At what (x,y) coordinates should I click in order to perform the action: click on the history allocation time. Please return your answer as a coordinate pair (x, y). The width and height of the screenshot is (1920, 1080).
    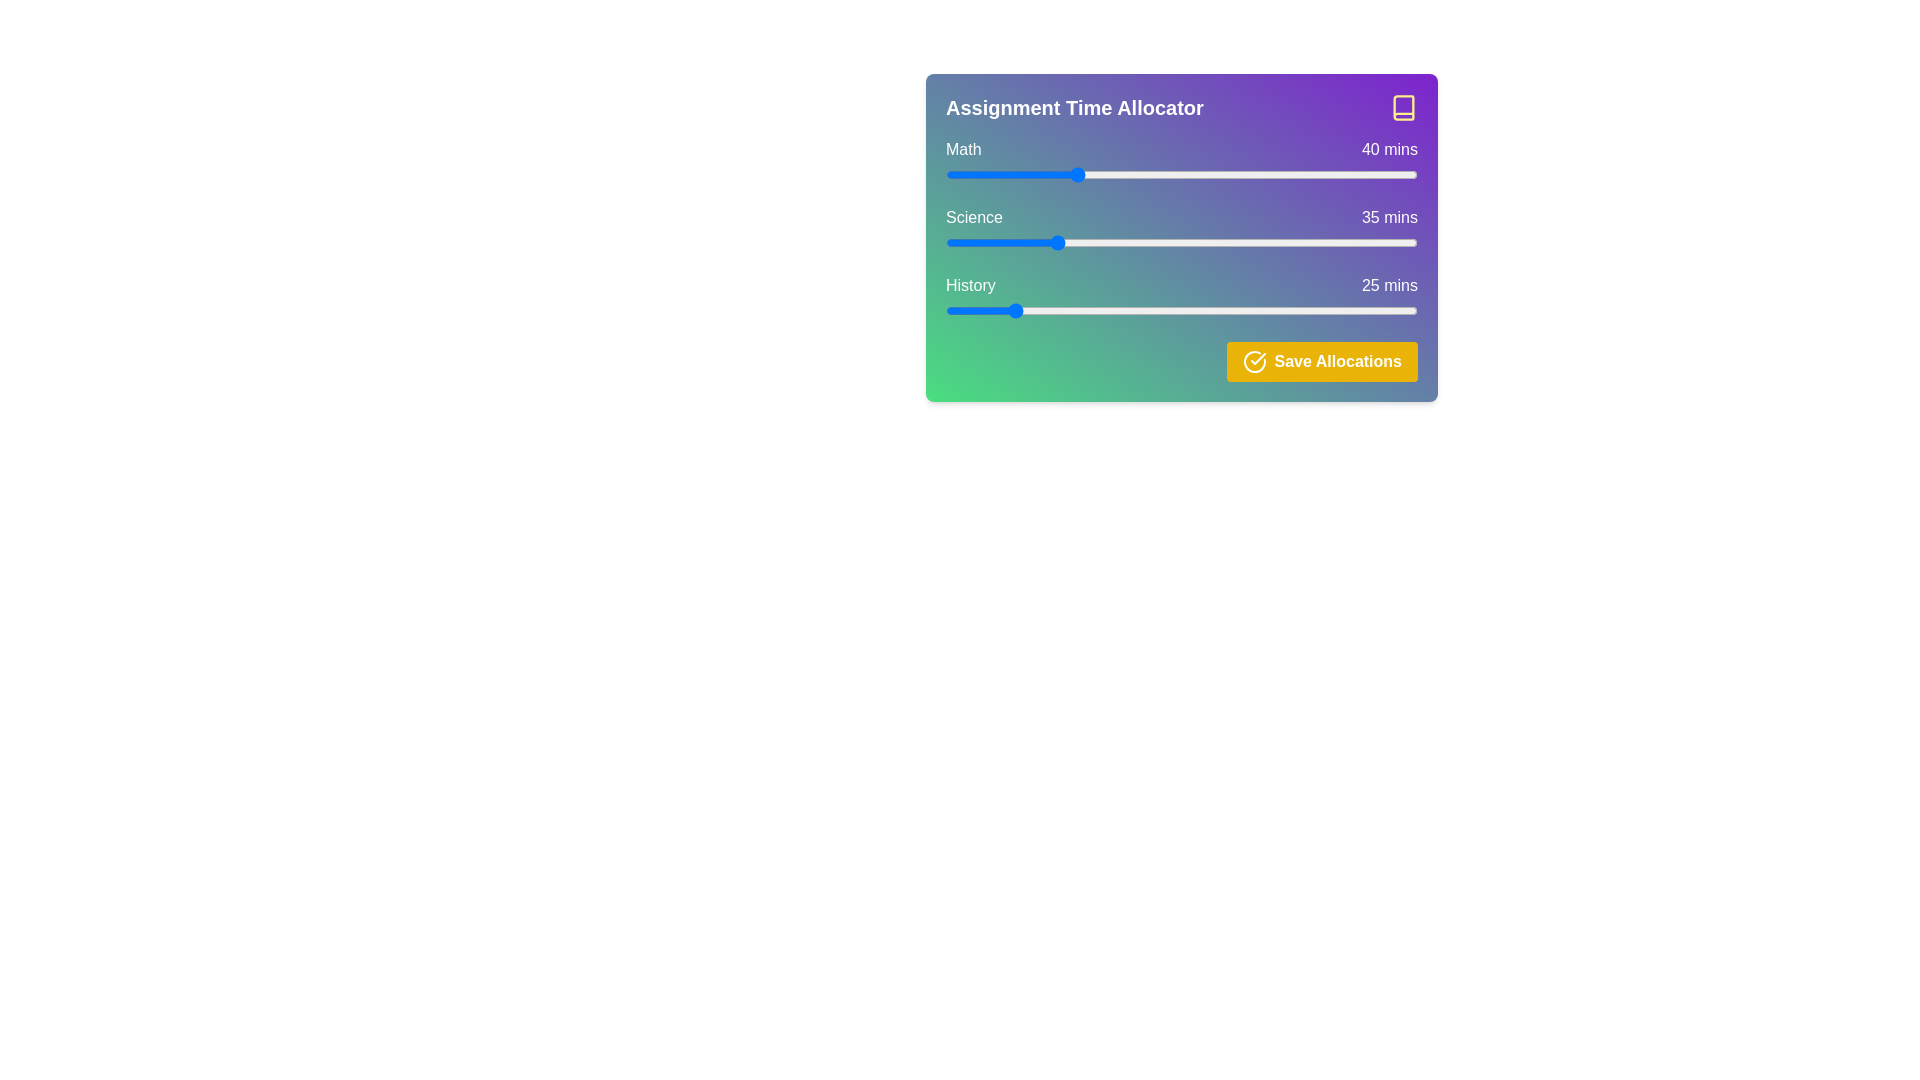
    Looking at the image, I should click on (1297, 311).